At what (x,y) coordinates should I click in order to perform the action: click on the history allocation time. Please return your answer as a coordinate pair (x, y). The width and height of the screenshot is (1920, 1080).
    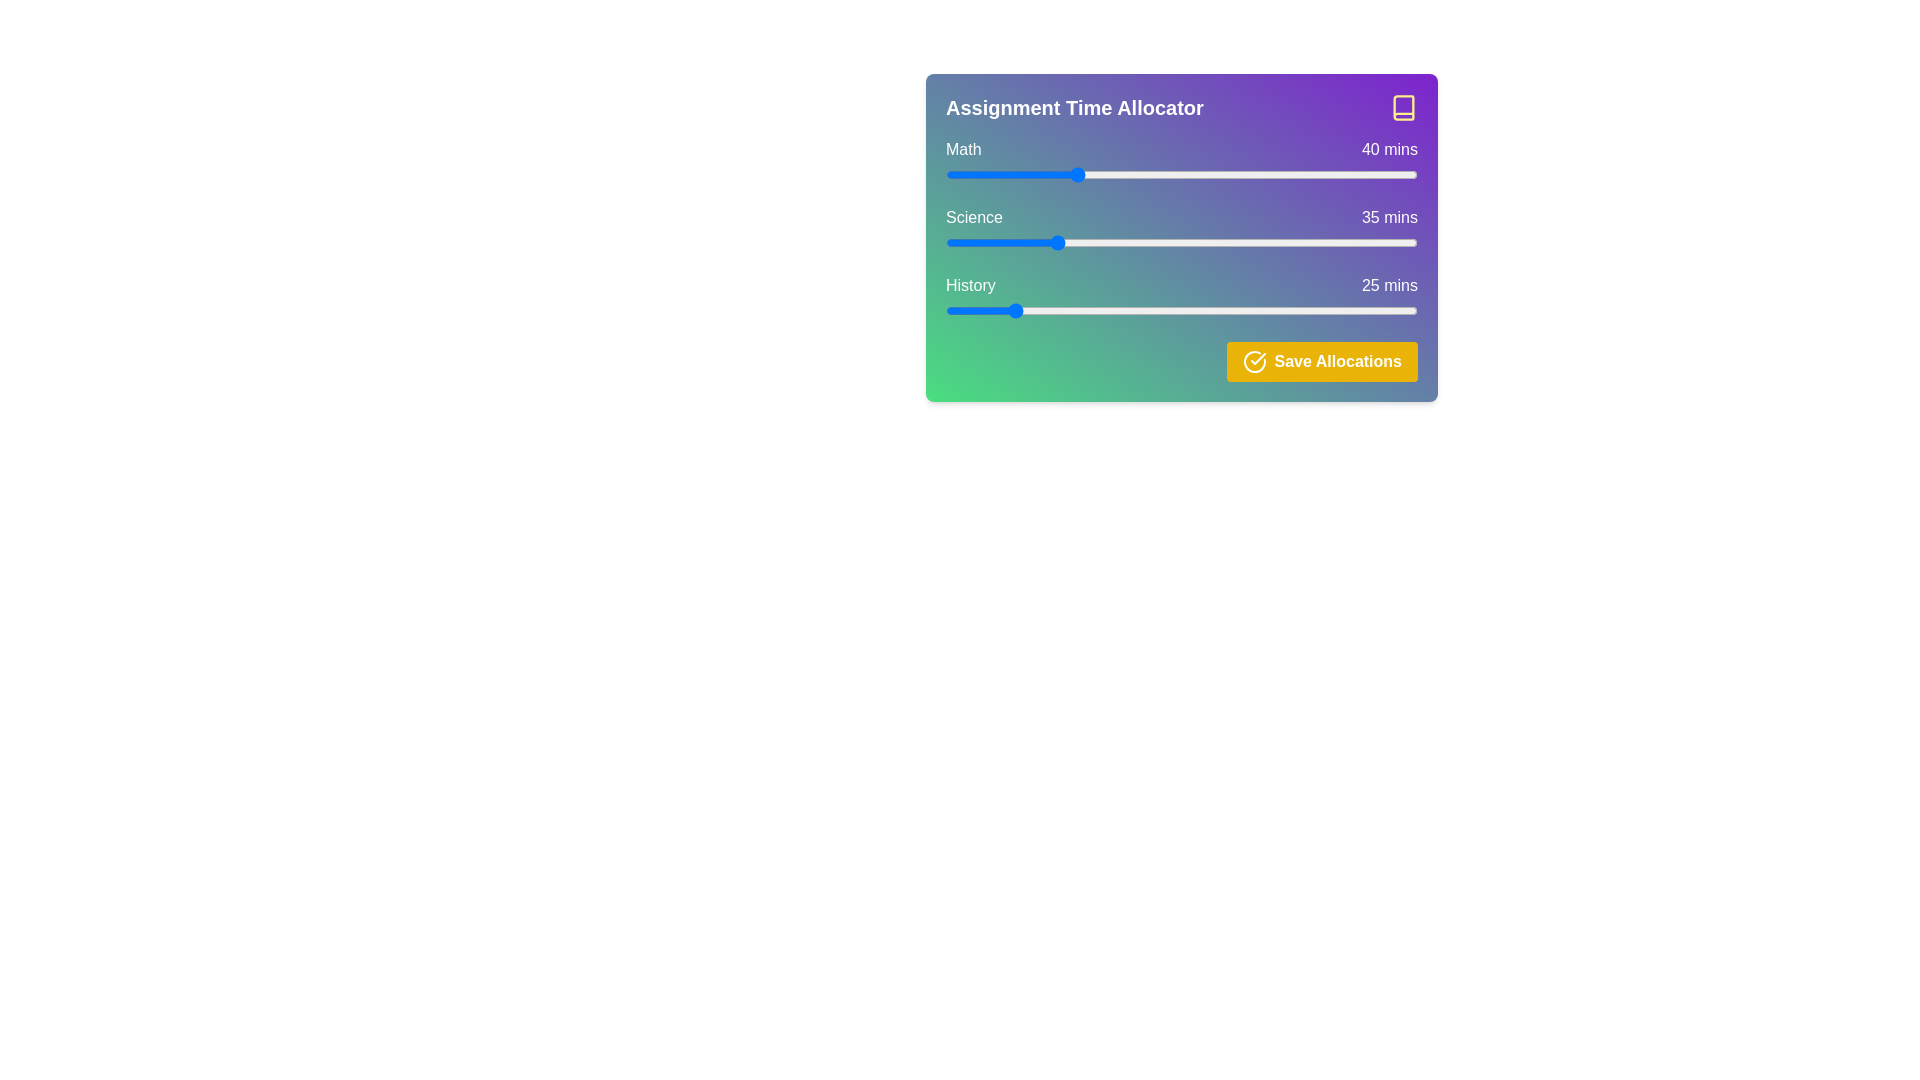
    Looking at the image, I should click on (1297, 311).